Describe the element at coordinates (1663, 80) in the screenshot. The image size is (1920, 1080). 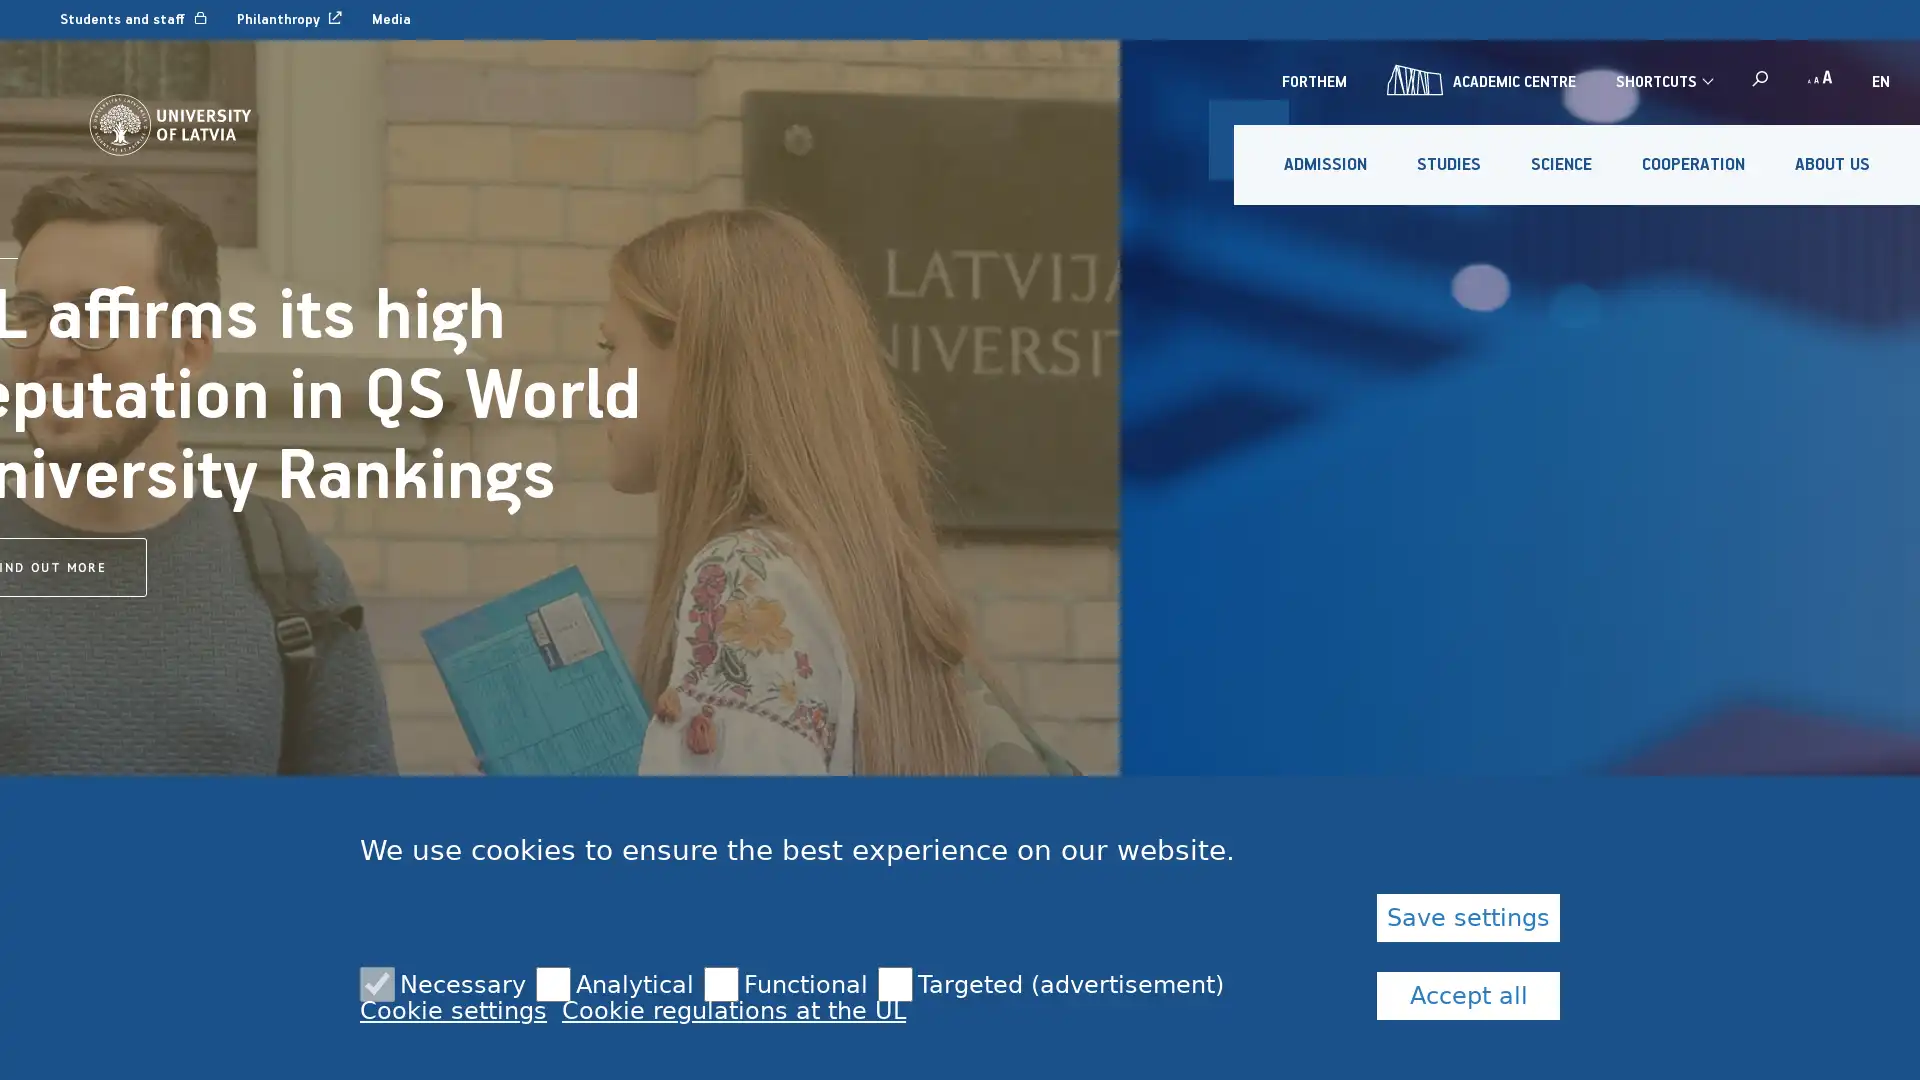
I see `SHORTCUTS` at that location.